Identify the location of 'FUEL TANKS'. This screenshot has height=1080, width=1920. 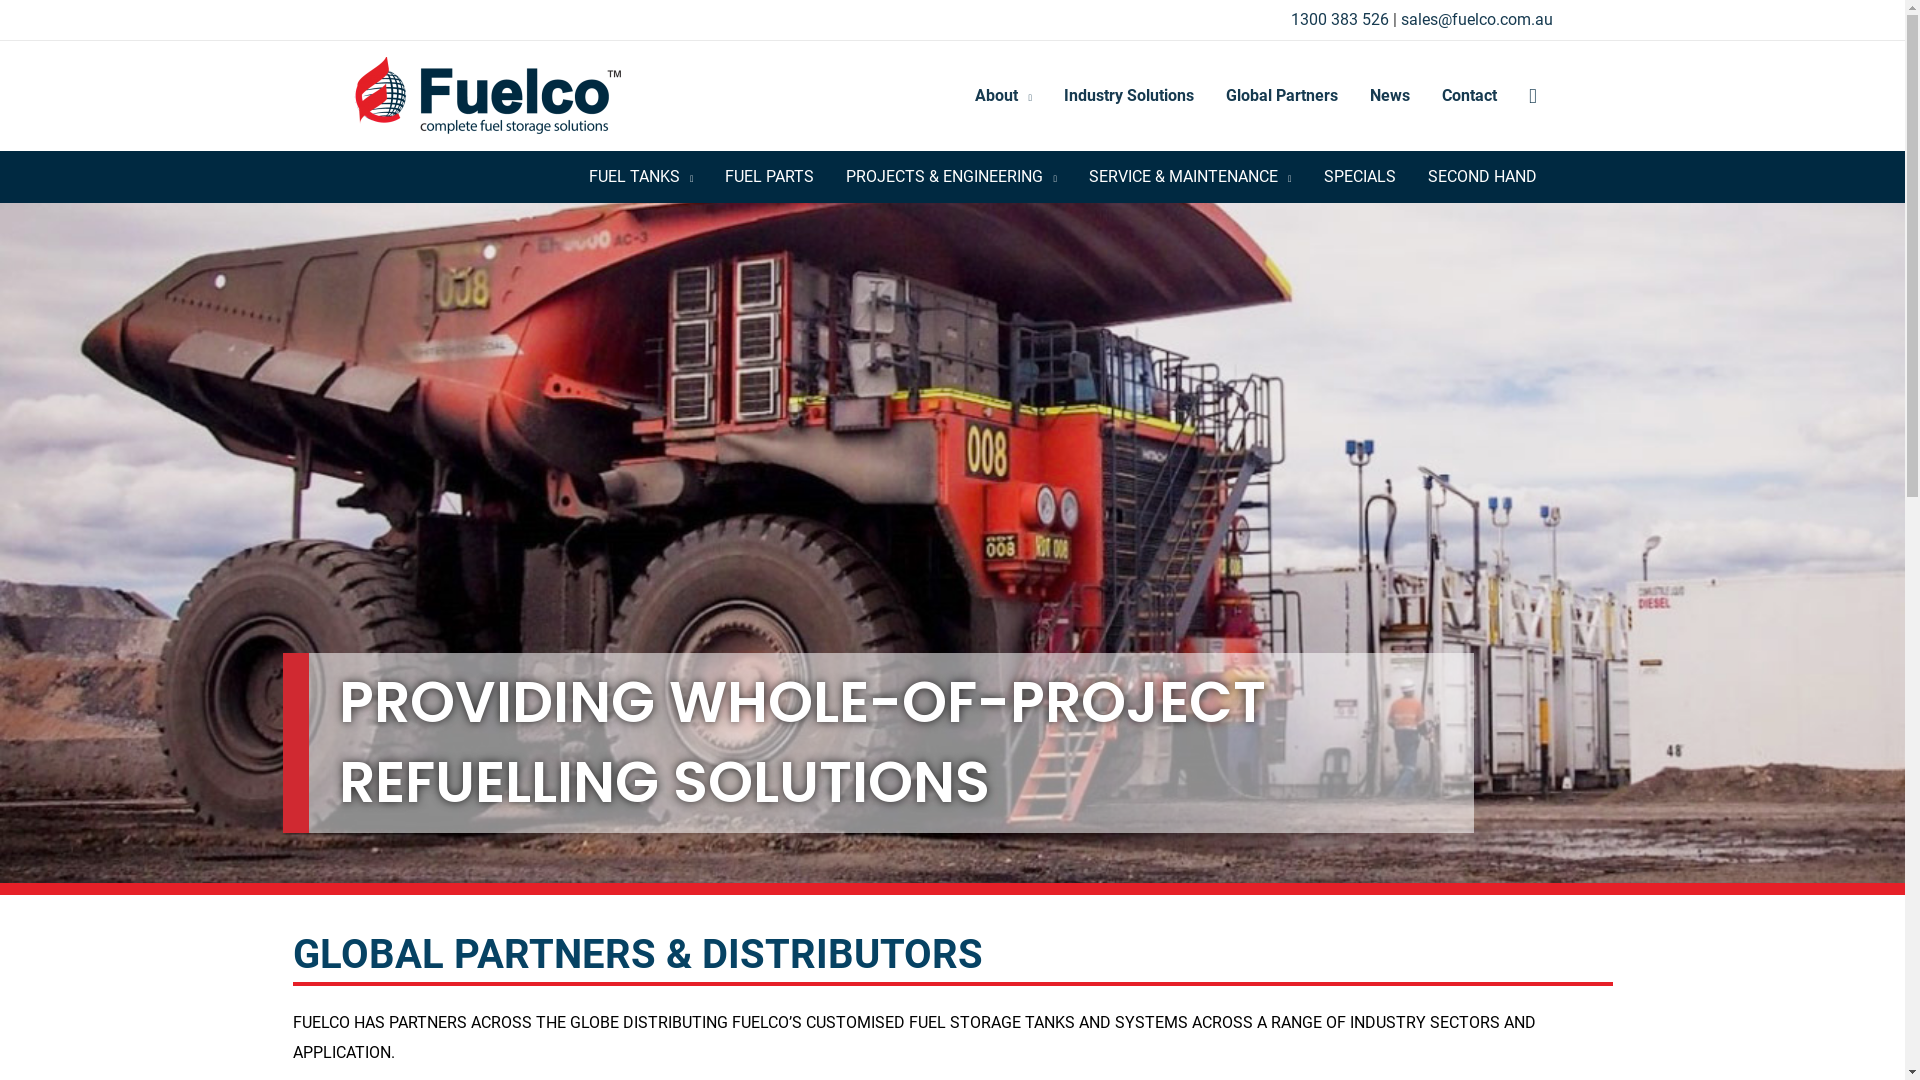
(571, 176).